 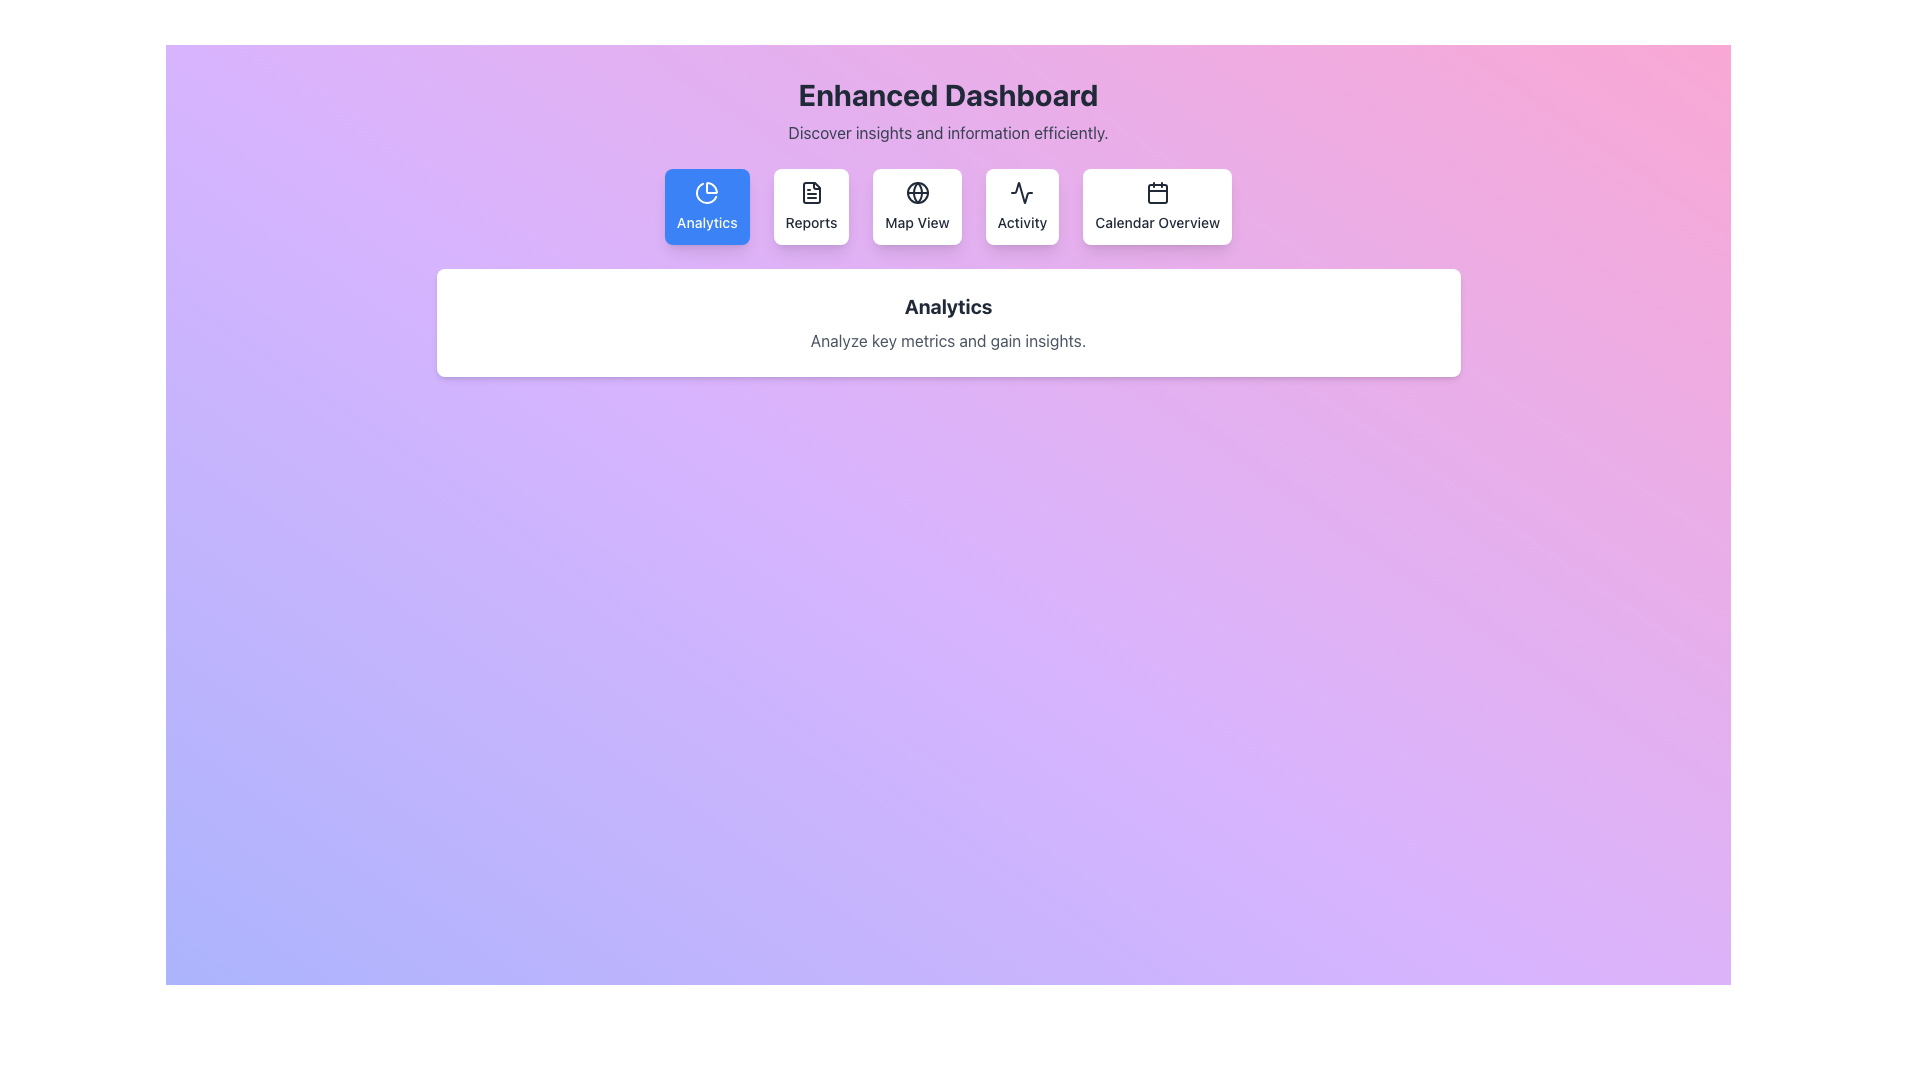 What do you see at coordinates (1157, 193) in the screenshot?
I see `the graphical icon element within the Calendar Overview icon located in the top-right section of the feature navigation panel` at bounding box center [1157, 193].